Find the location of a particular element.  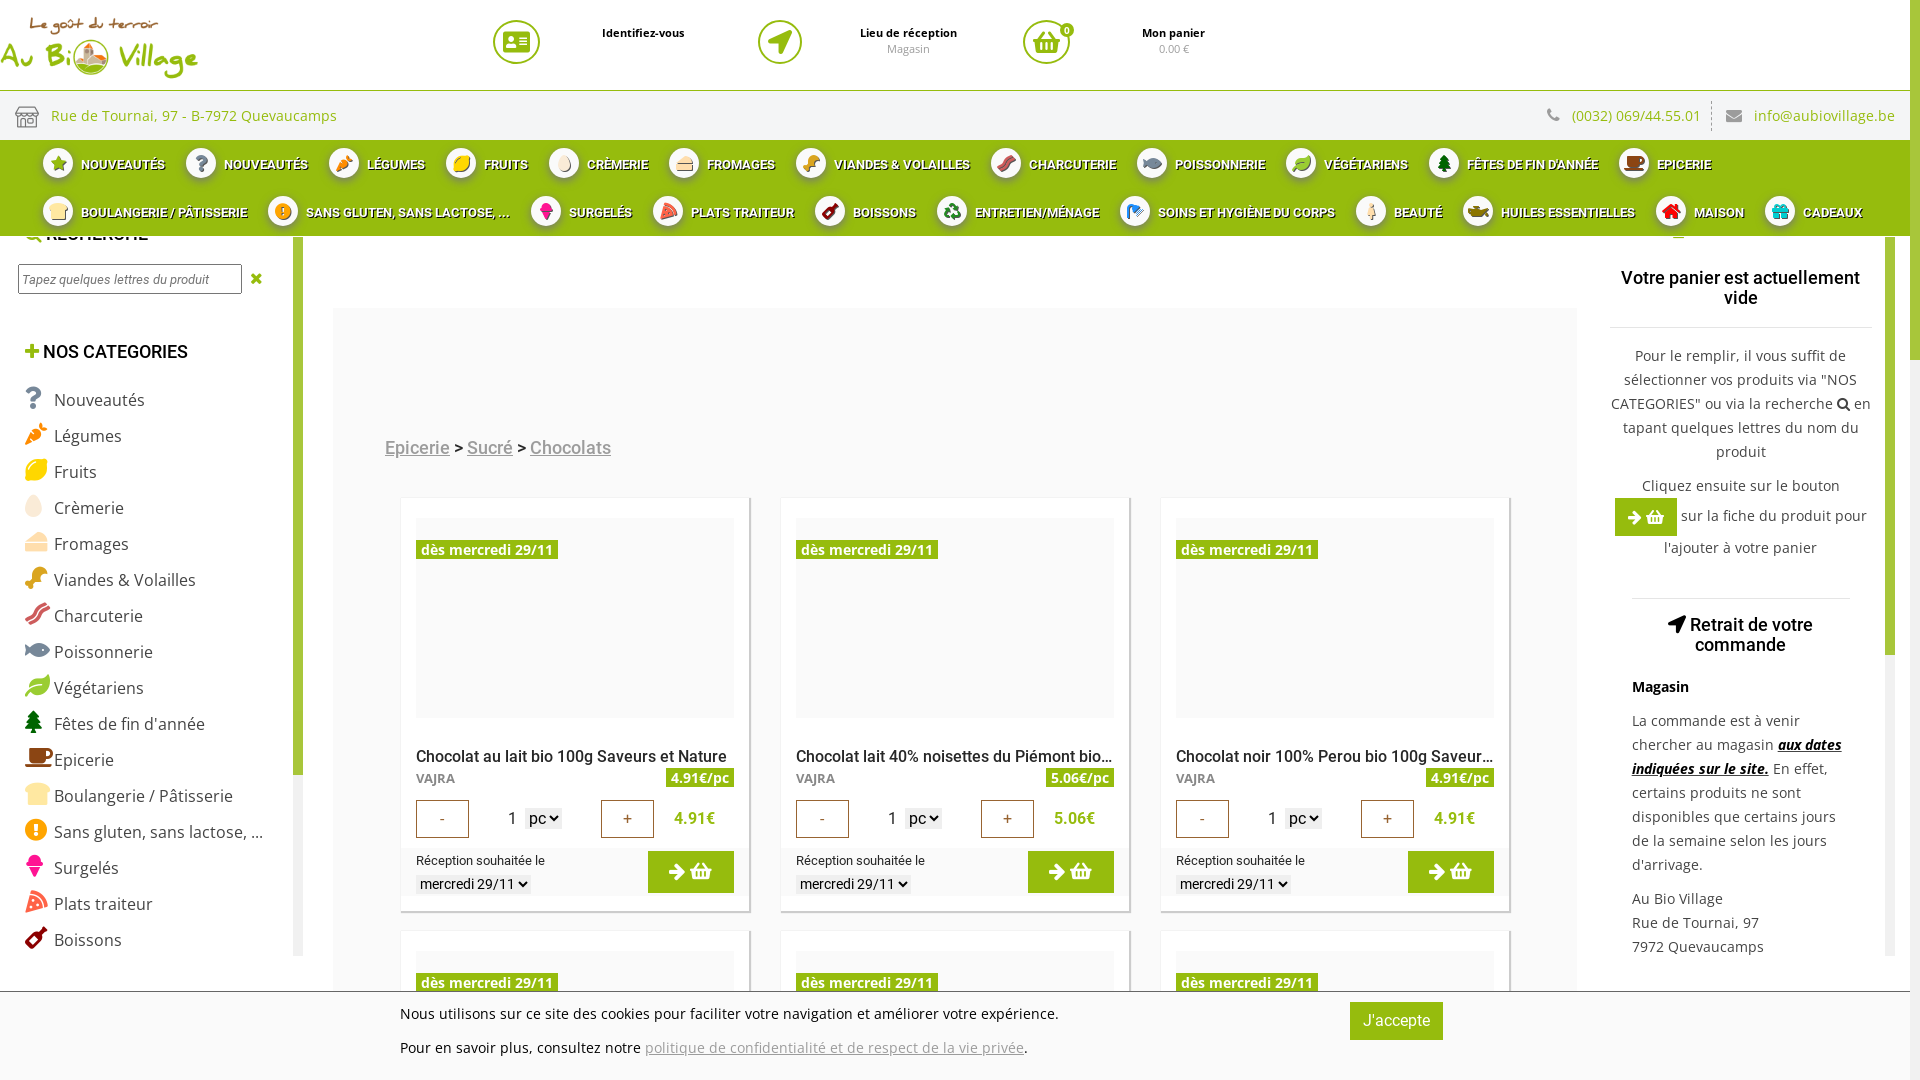

'EPICERIE' is located at coordinates (1662, 157).